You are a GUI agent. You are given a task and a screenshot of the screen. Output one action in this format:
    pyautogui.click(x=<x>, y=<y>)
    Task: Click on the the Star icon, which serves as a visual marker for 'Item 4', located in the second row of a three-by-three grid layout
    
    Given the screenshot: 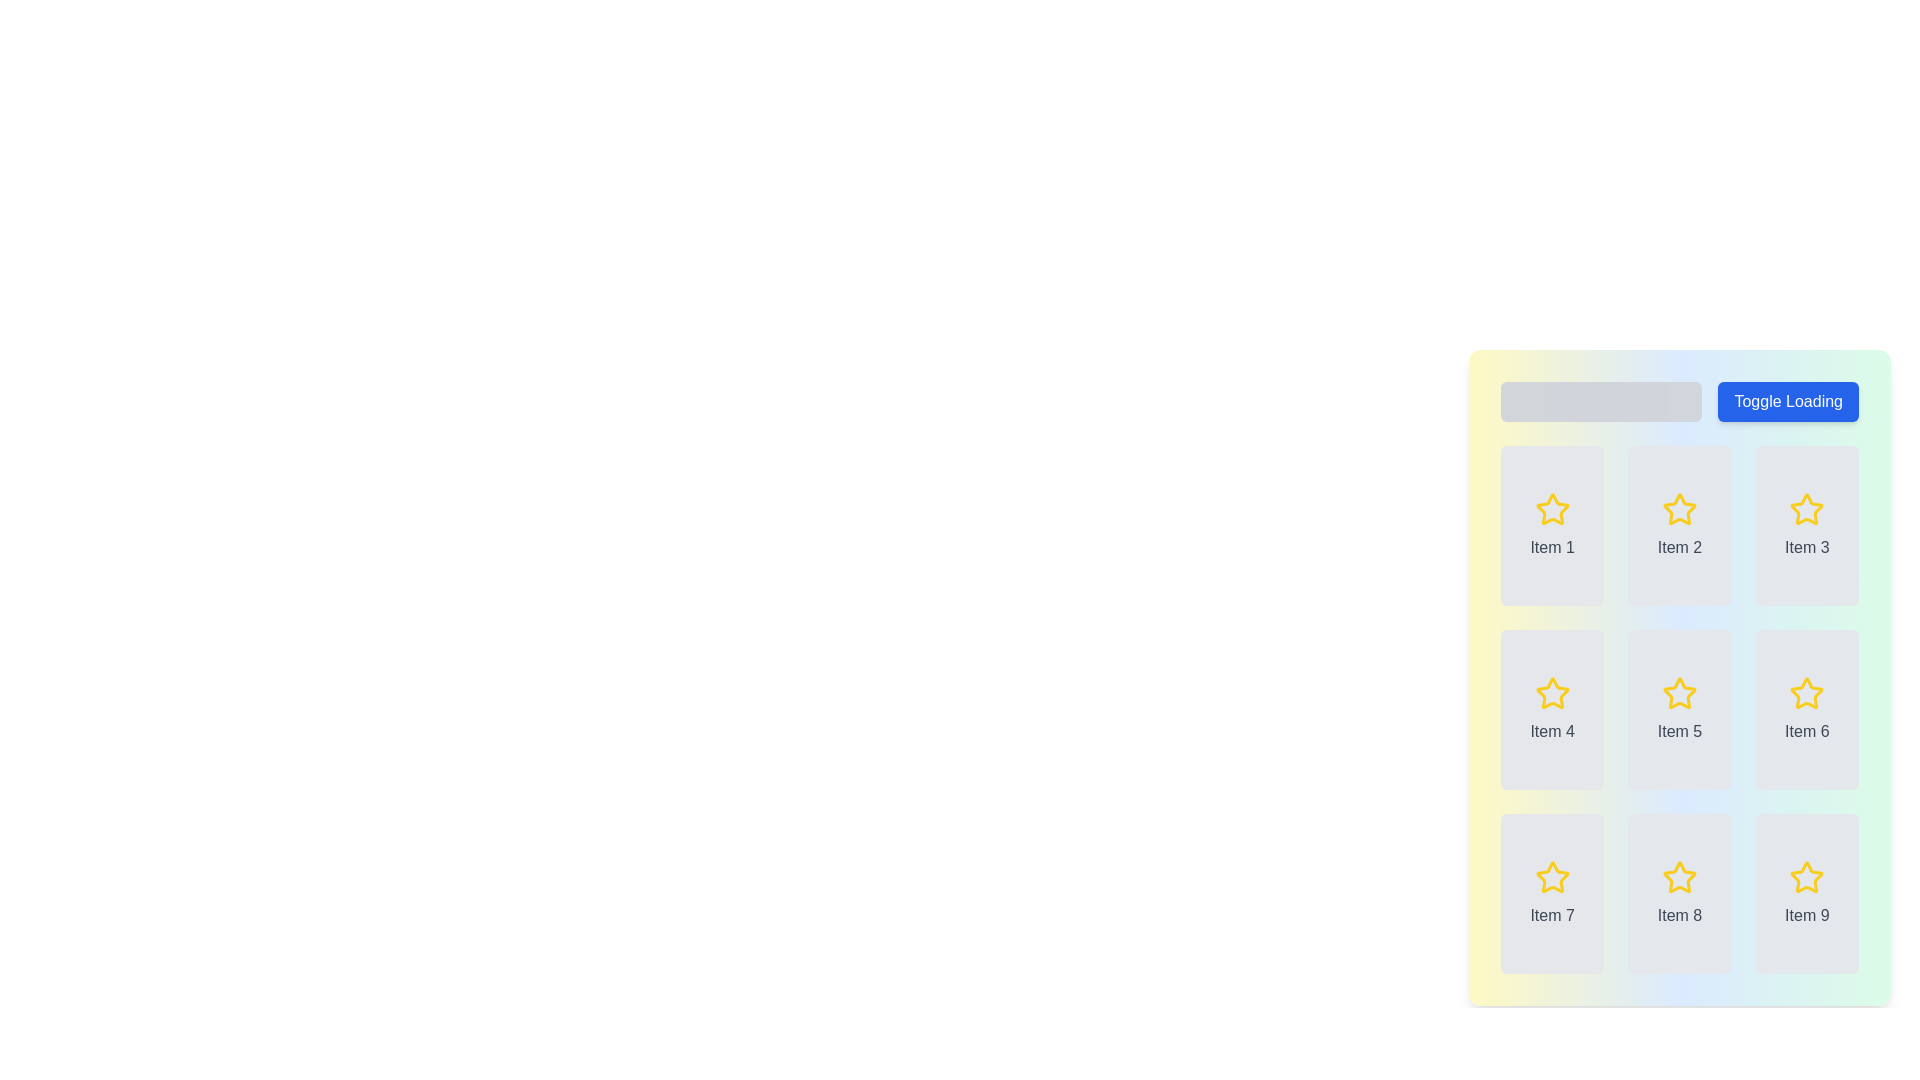 What is the action you would take?
    pyautogui.click(x=1551, y=693)
    